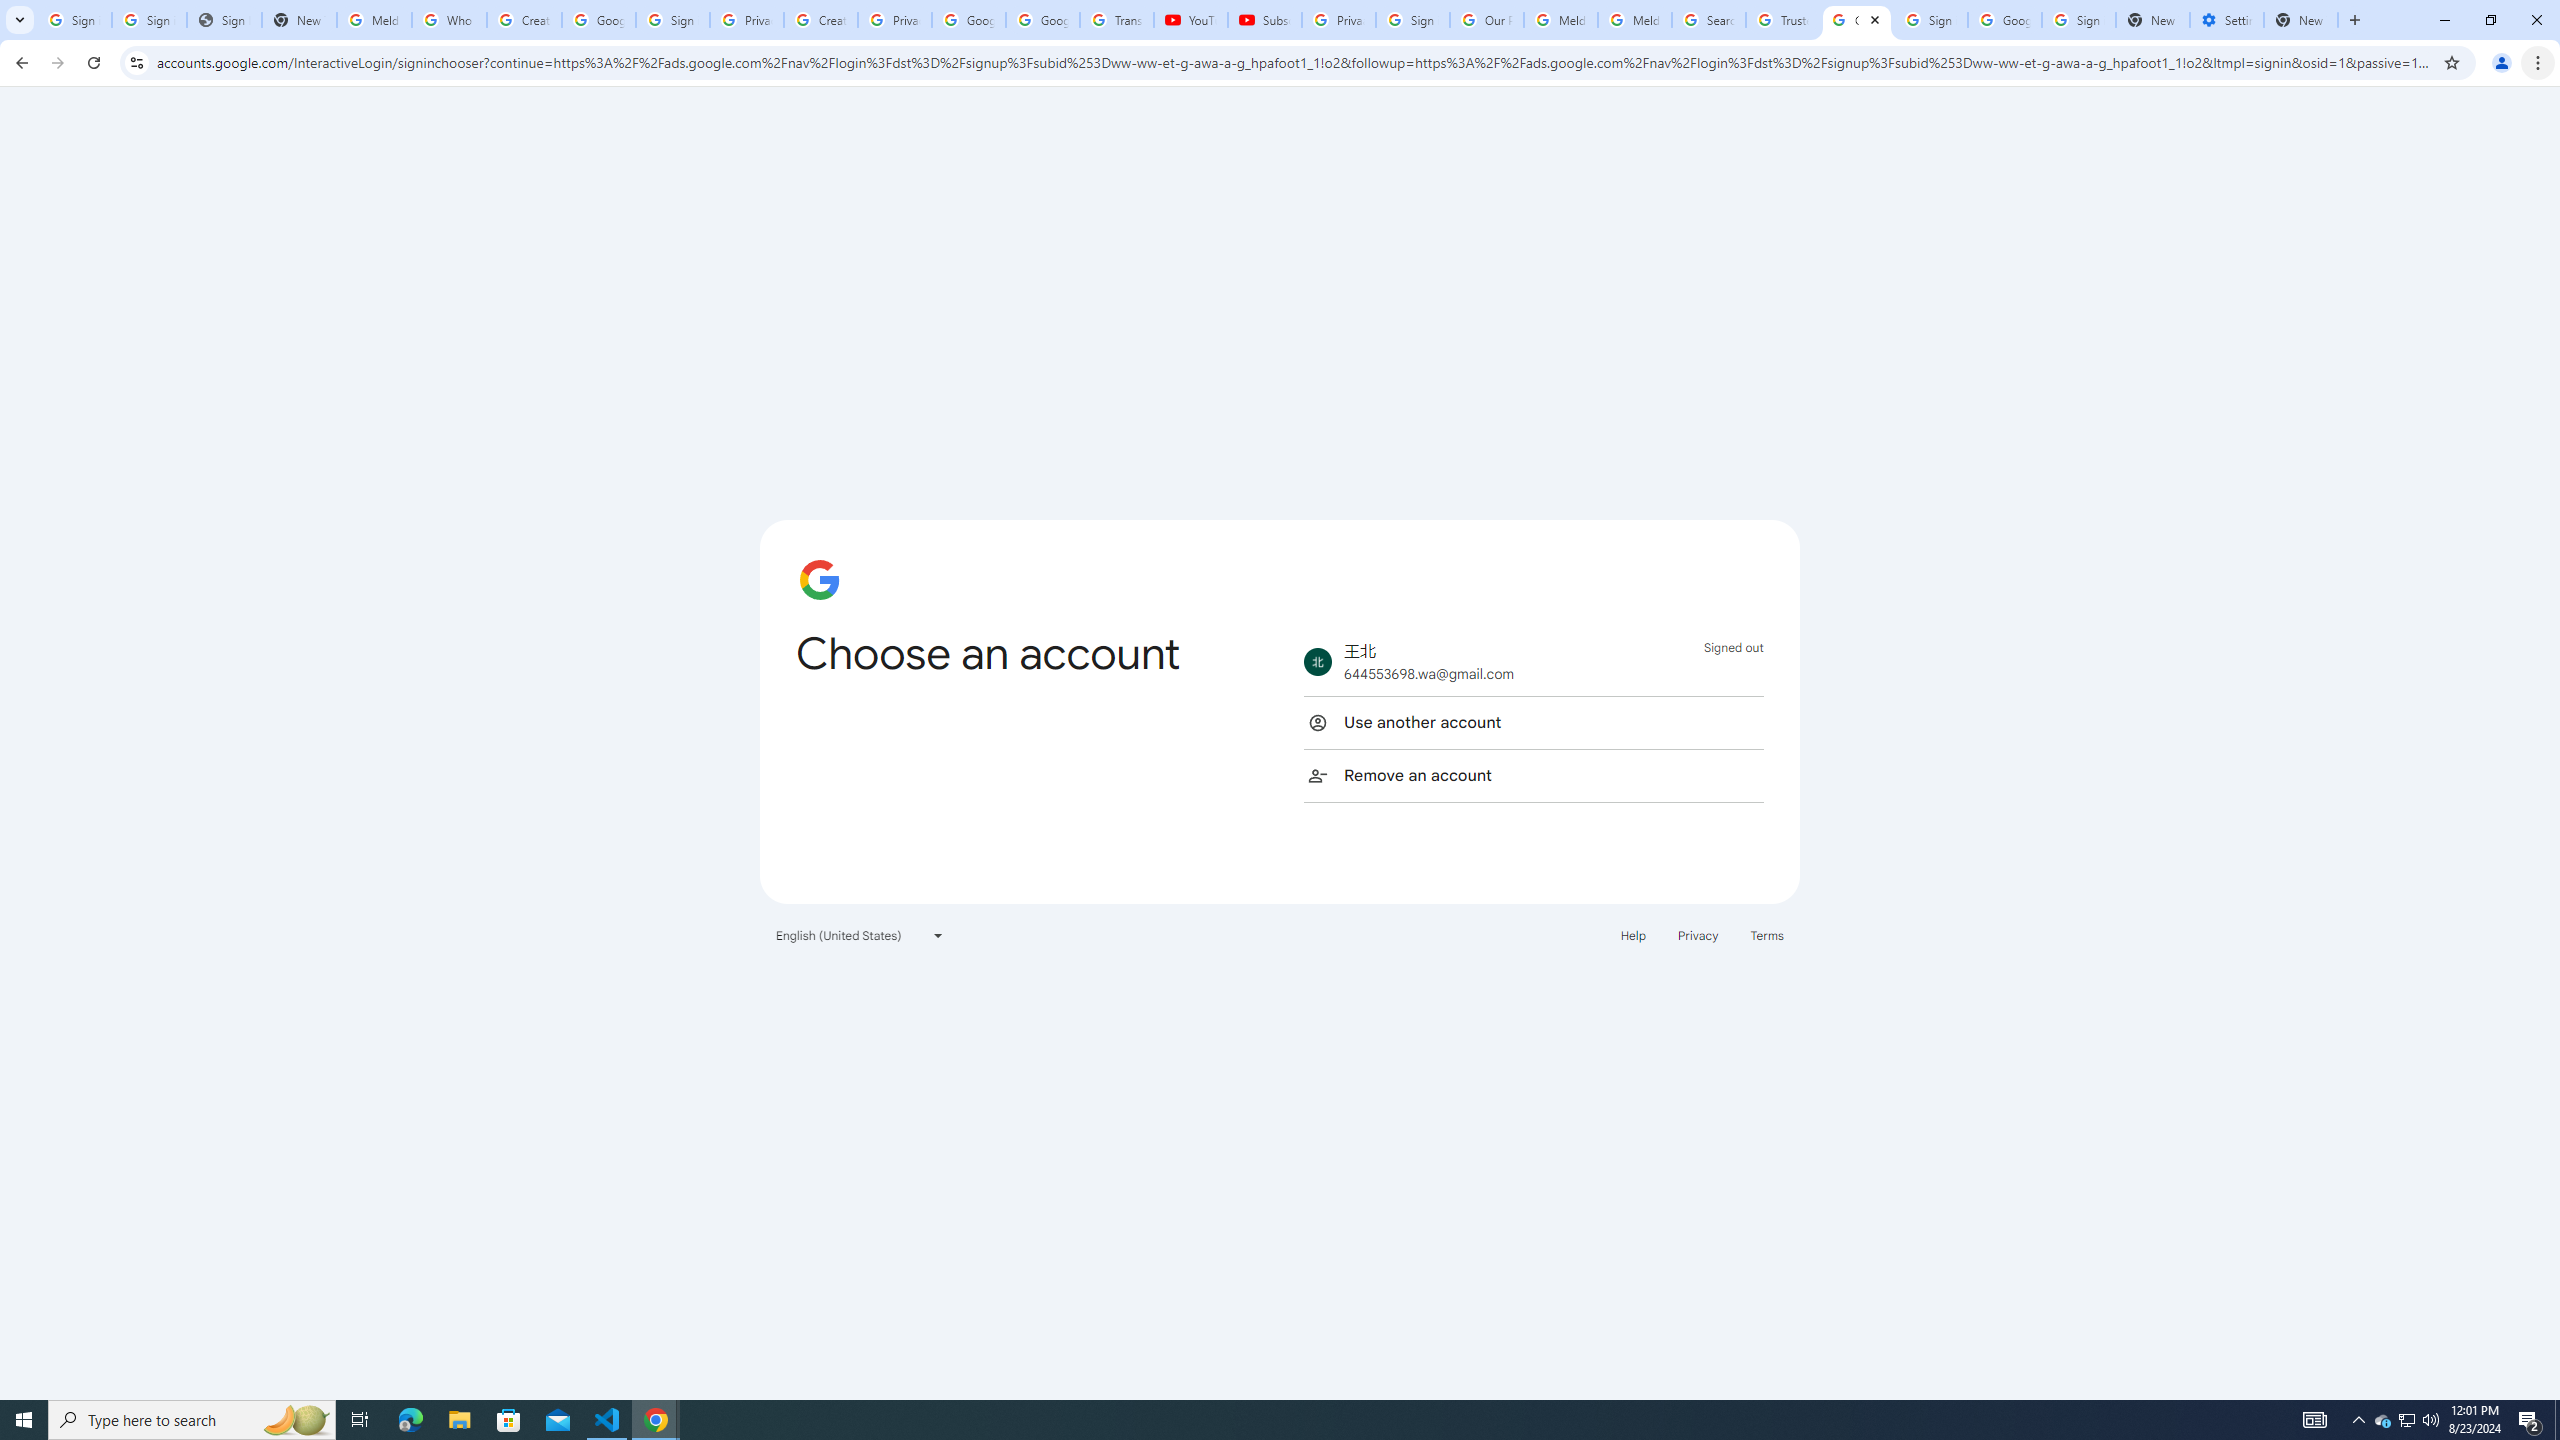 Image resolution: width=2560 pixels, height=1440 pixels. What do you see at coordinates (1782, 19) in the screenshot?
I see `'Trusted Information and Content - Google Safety Center'` at bounding box center [1782, 19].